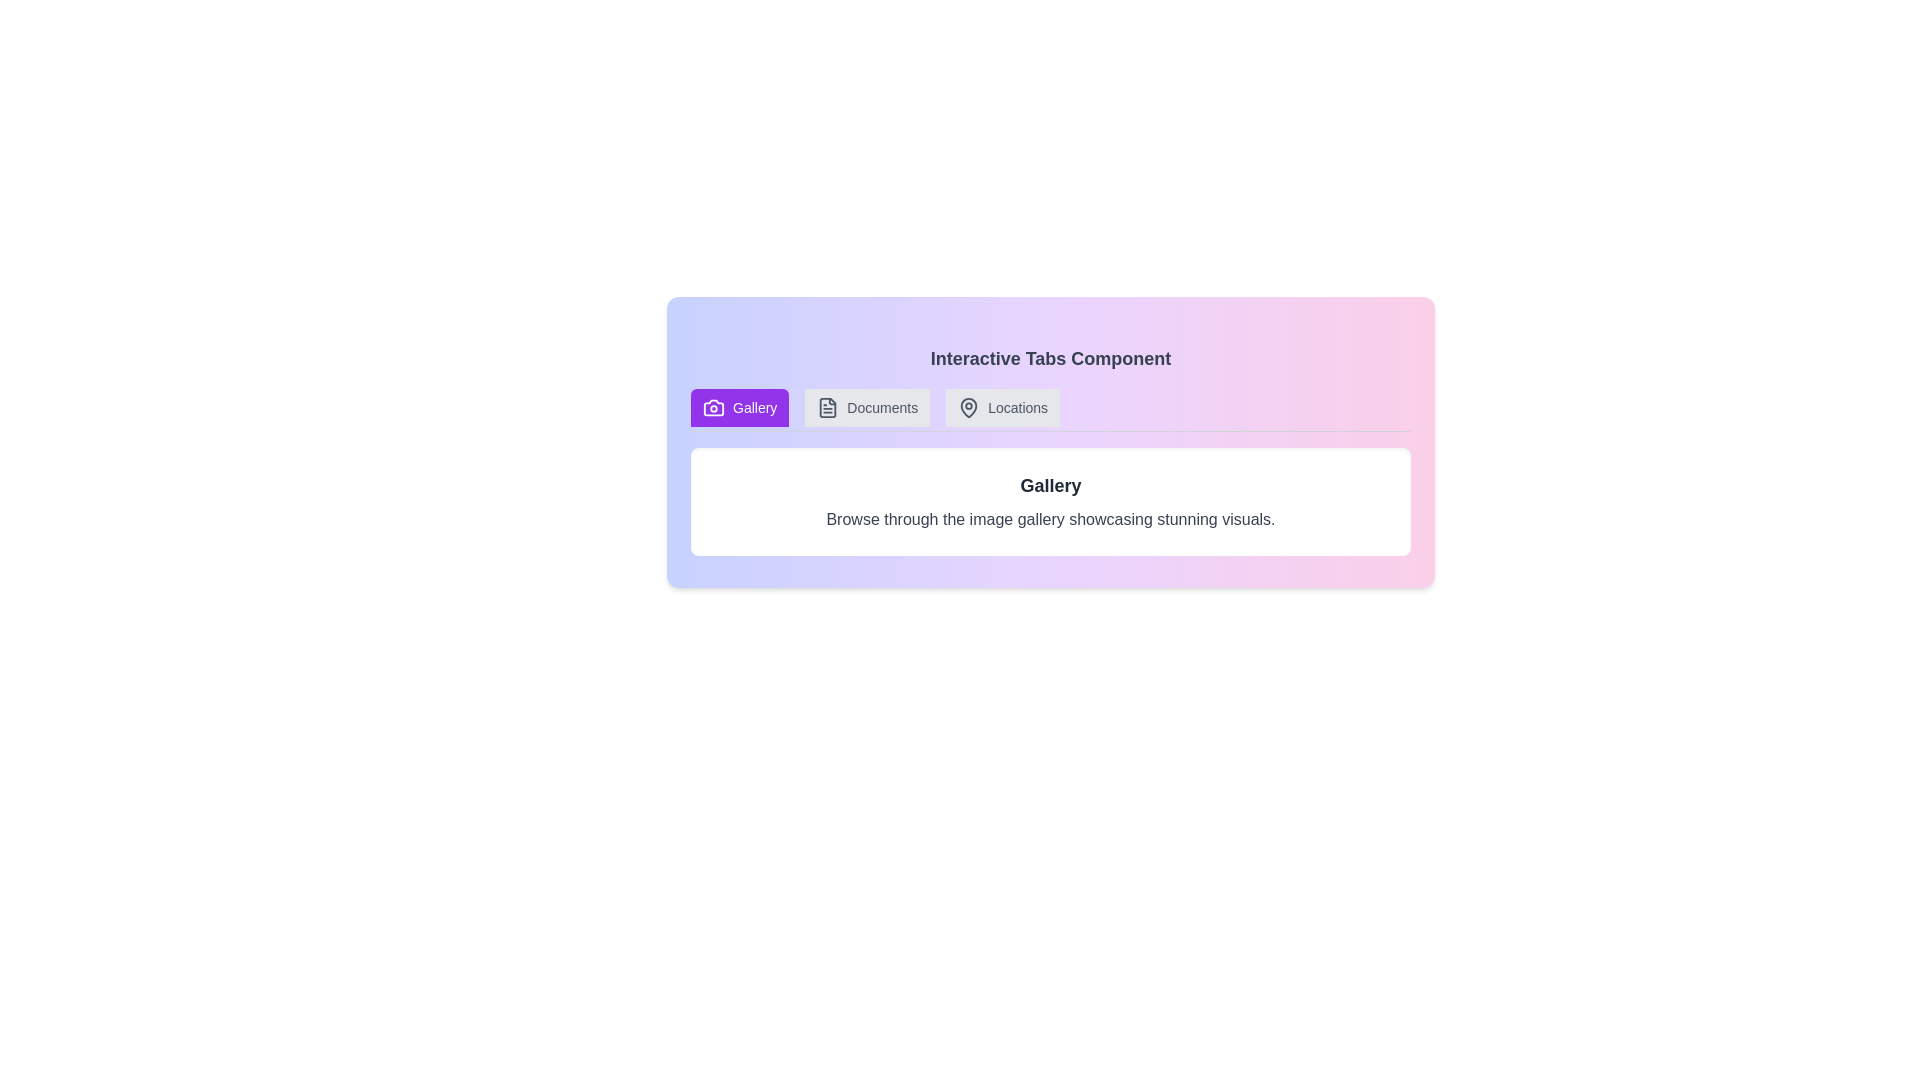 The height and width of the screenshot is (1080, 1920). Describe the element at coordinates (1003, 407) in the screenshot. I see `the Locations tab` at that location.